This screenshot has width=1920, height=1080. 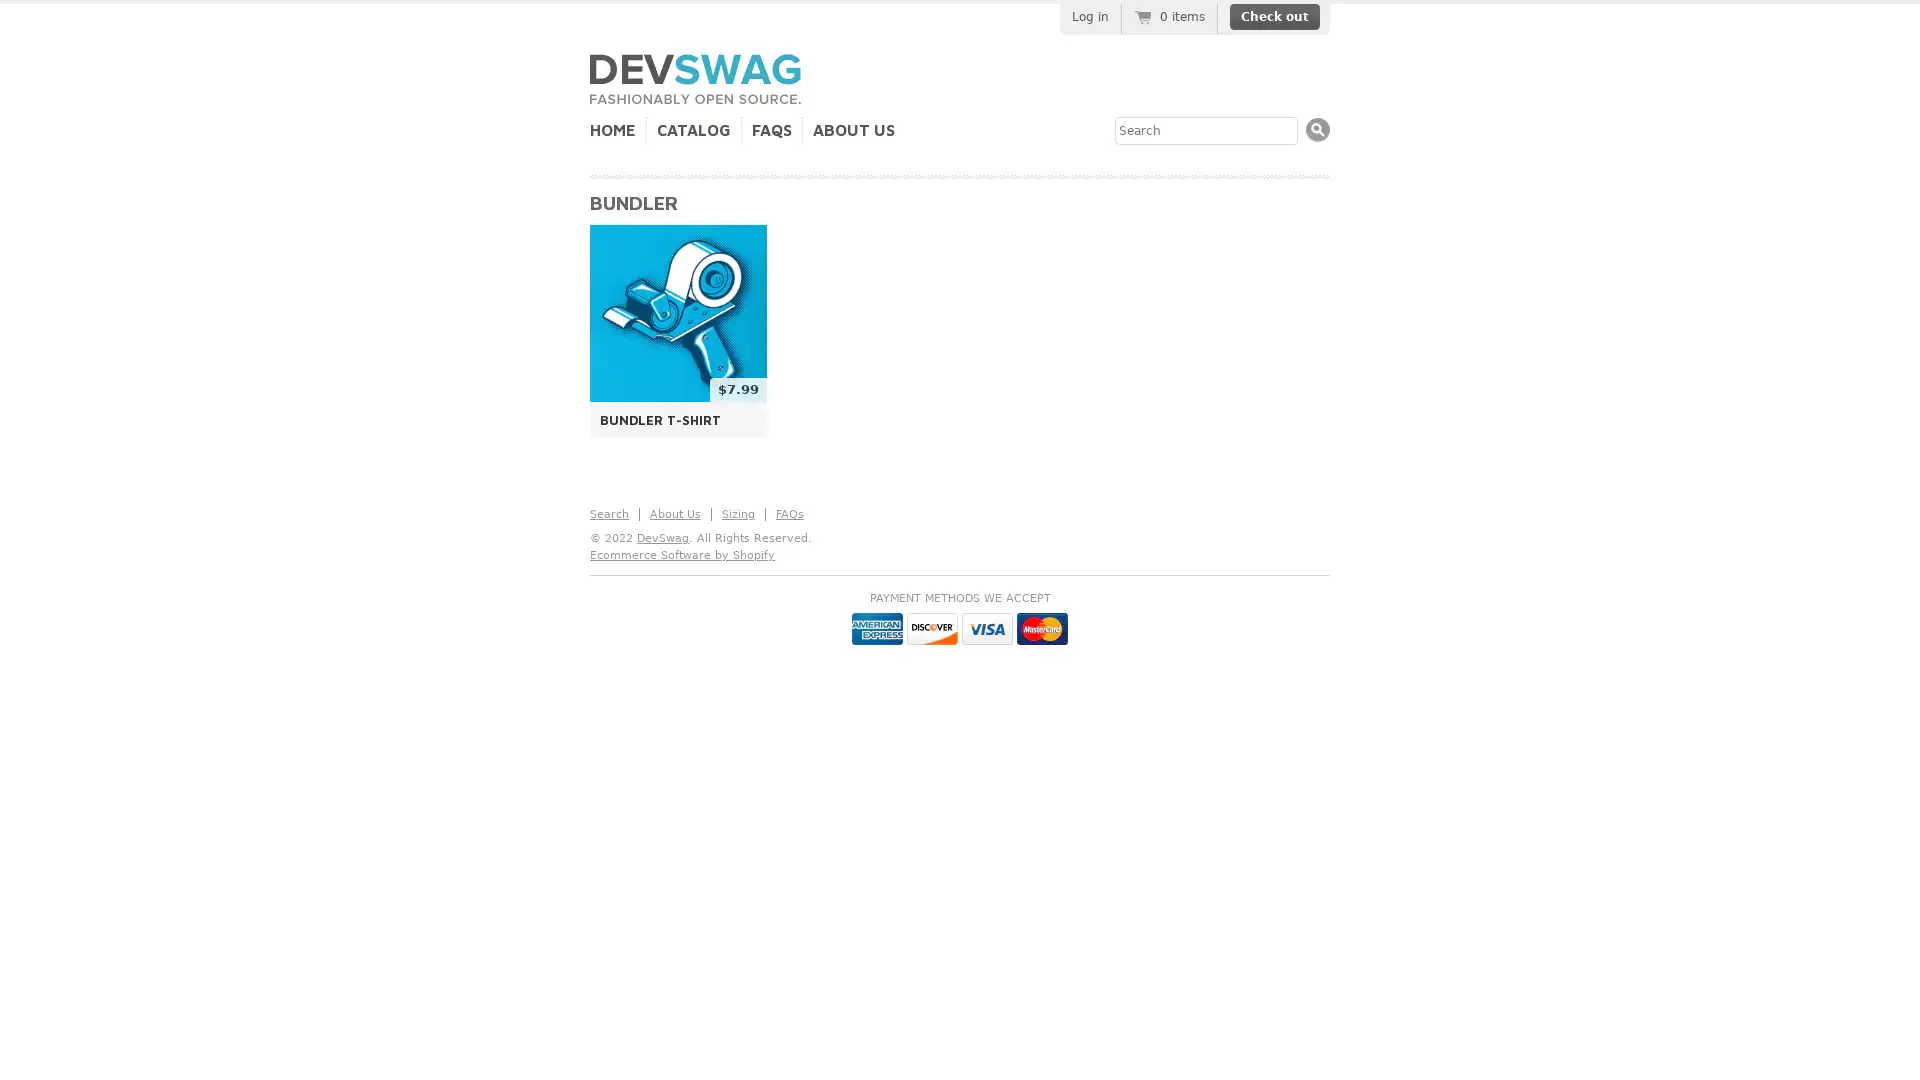 What do you see at coordinates (1318, 129) in the screenshot?
I see `Search` at bounding box center [1318, 129].